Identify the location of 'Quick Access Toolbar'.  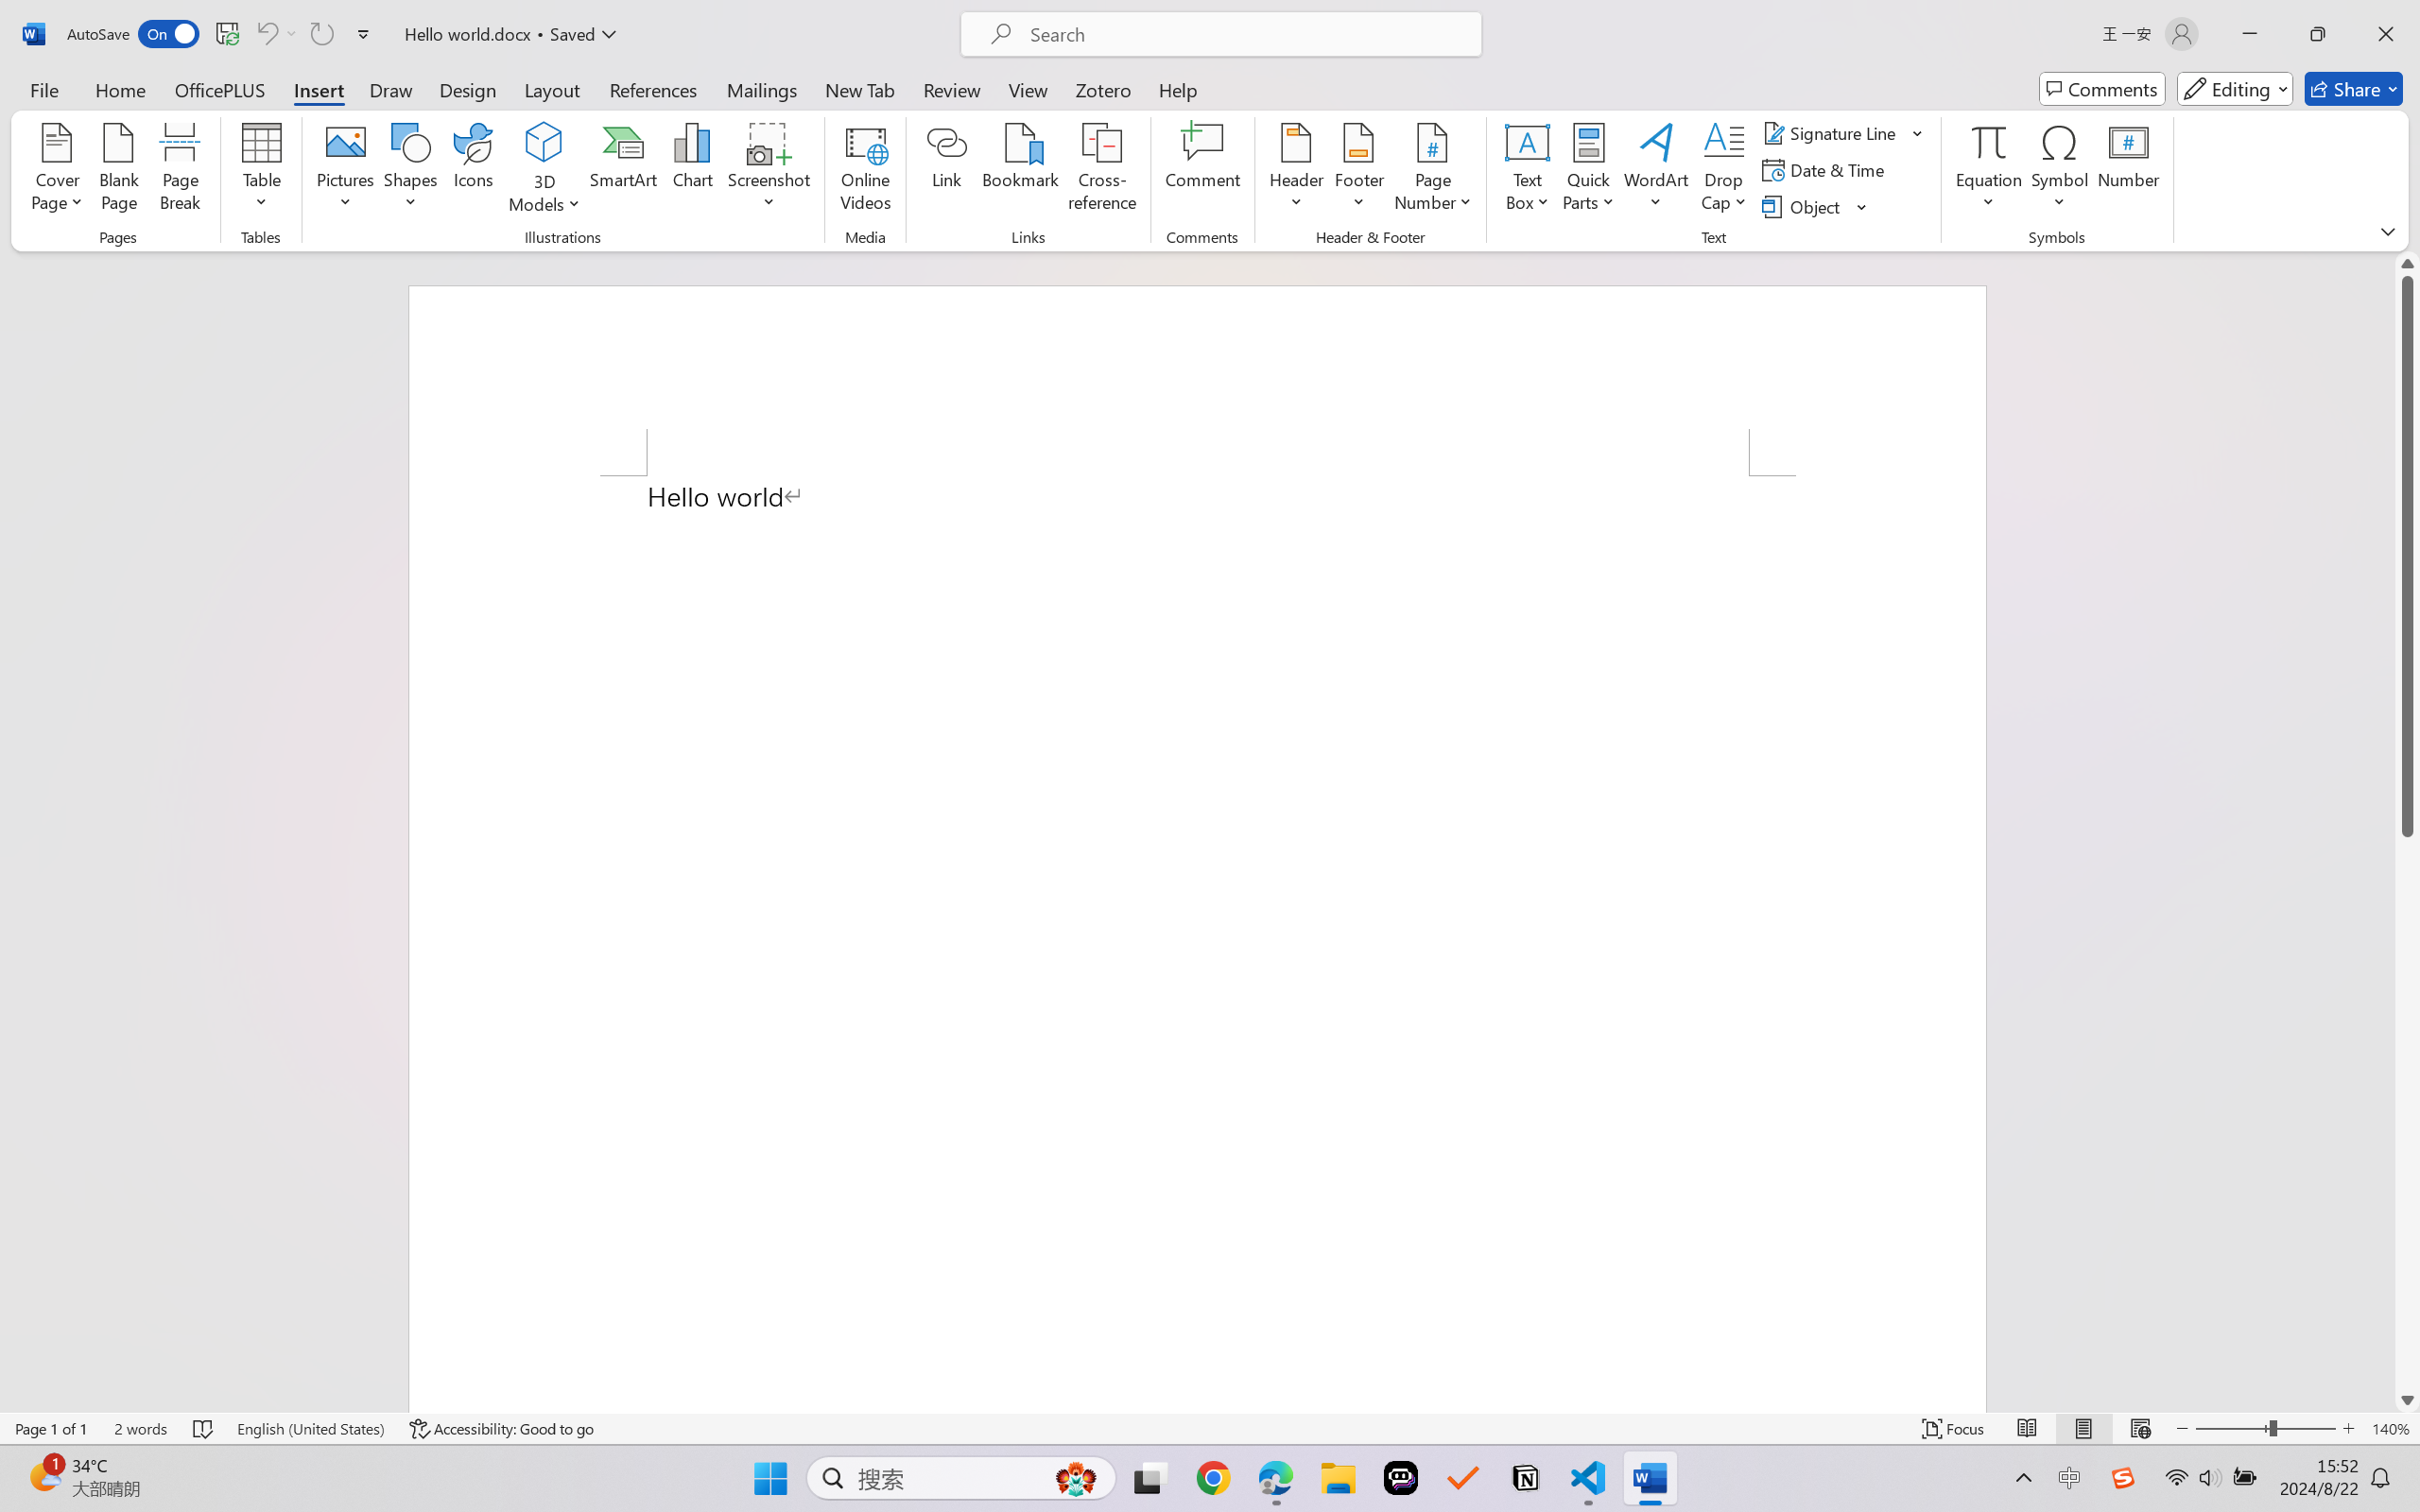
(222, 33).